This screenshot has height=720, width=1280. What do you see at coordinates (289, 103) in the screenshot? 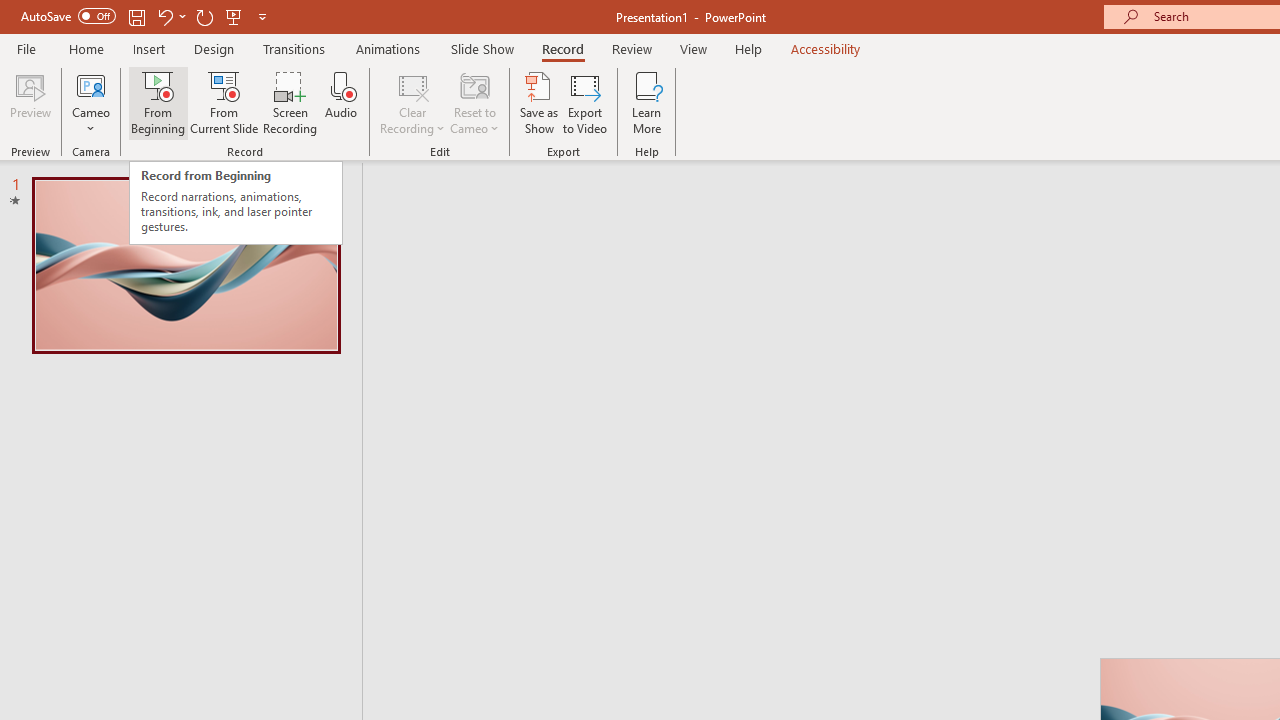
I see `'Screen Recording'` at bounding box center [289, 103].